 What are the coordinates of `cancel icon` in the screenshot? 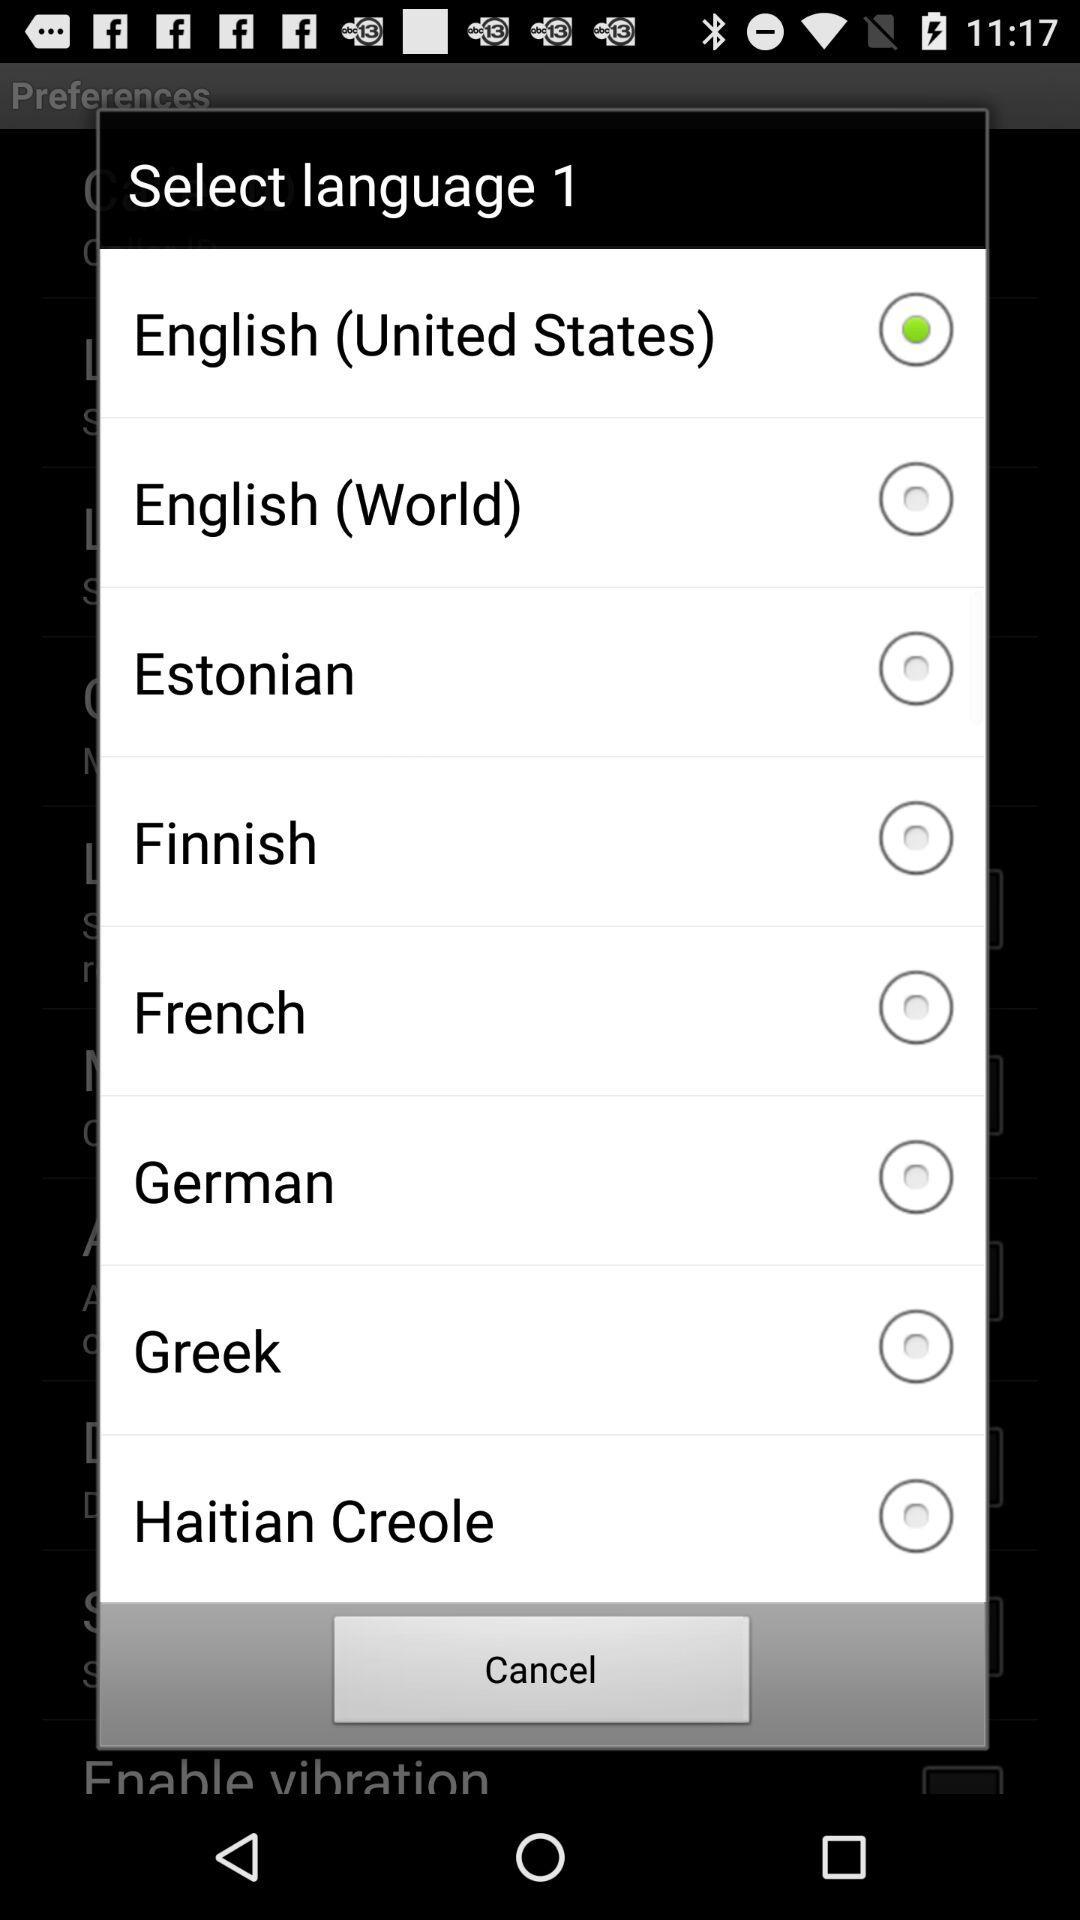 It's located at (542, 1675).